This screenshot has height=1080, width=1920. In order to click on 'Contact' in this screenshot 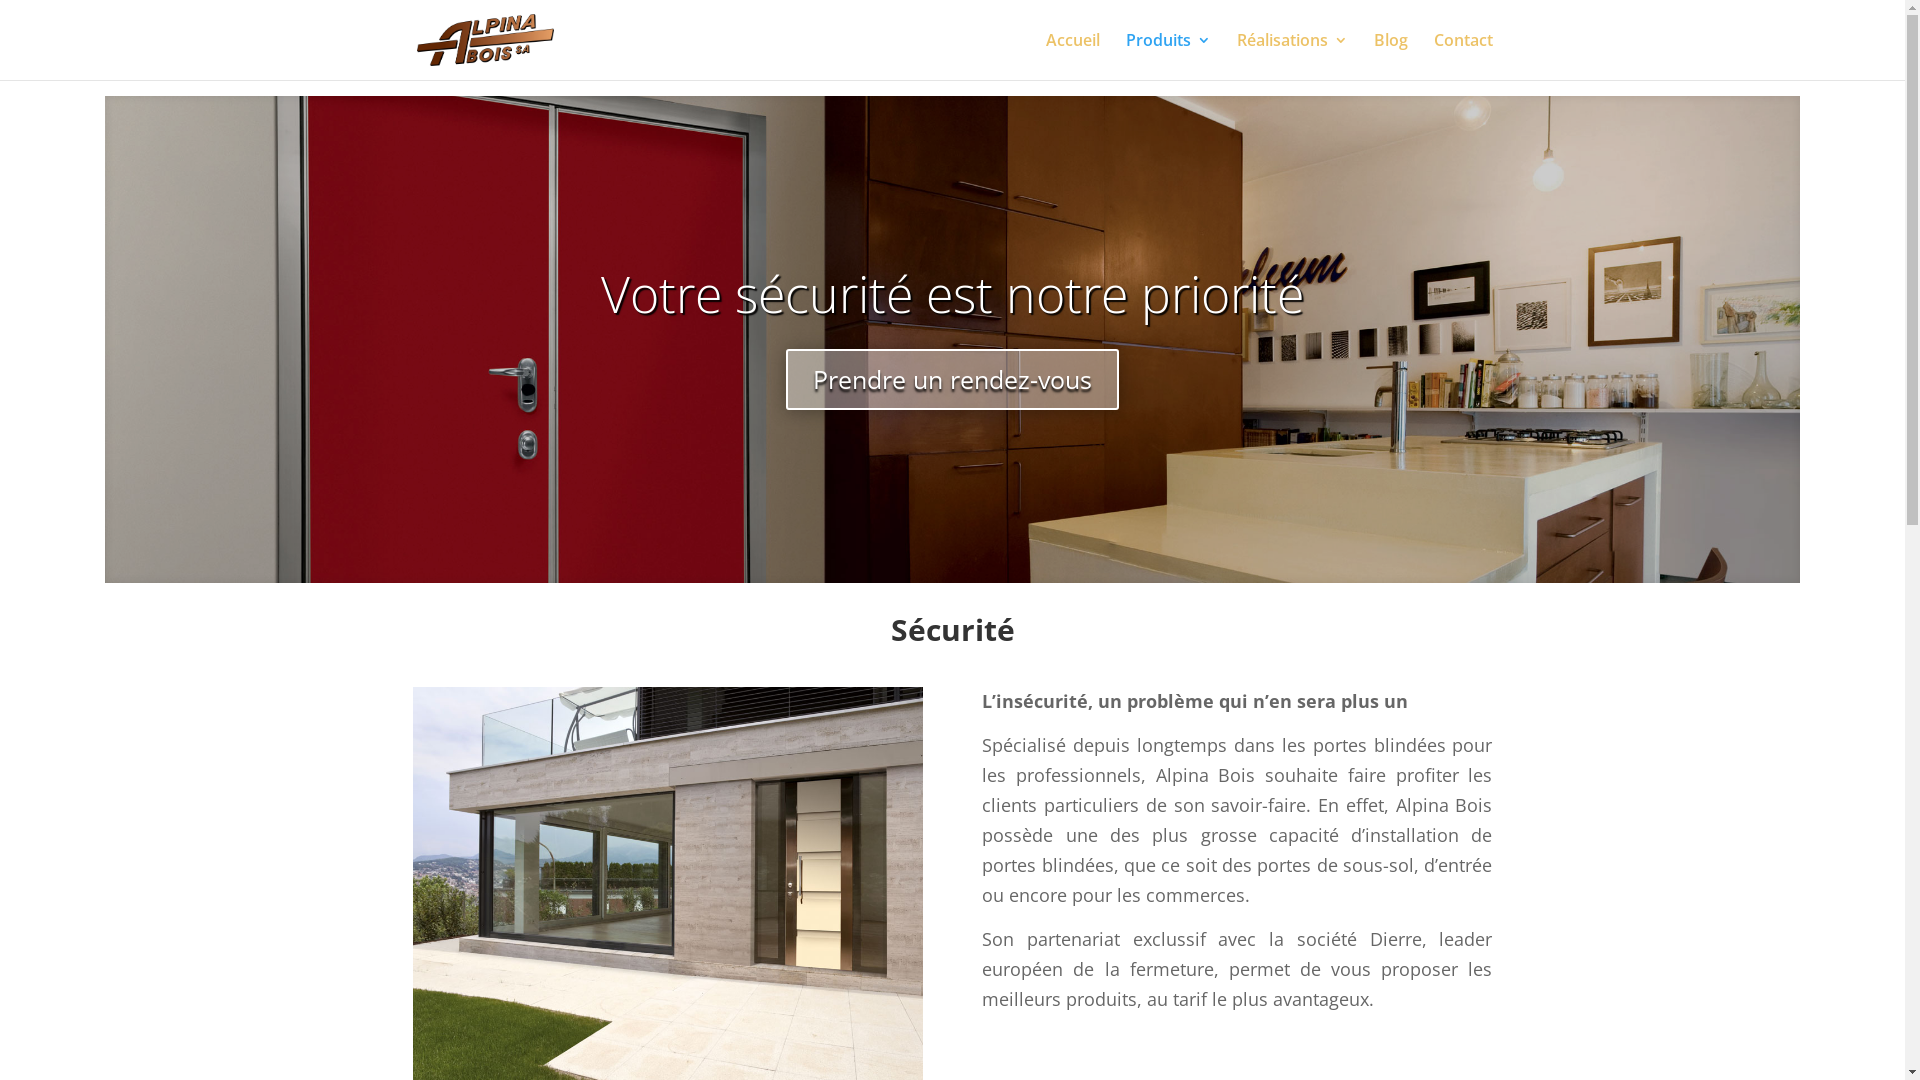, I will do `click(1463, 55)`.